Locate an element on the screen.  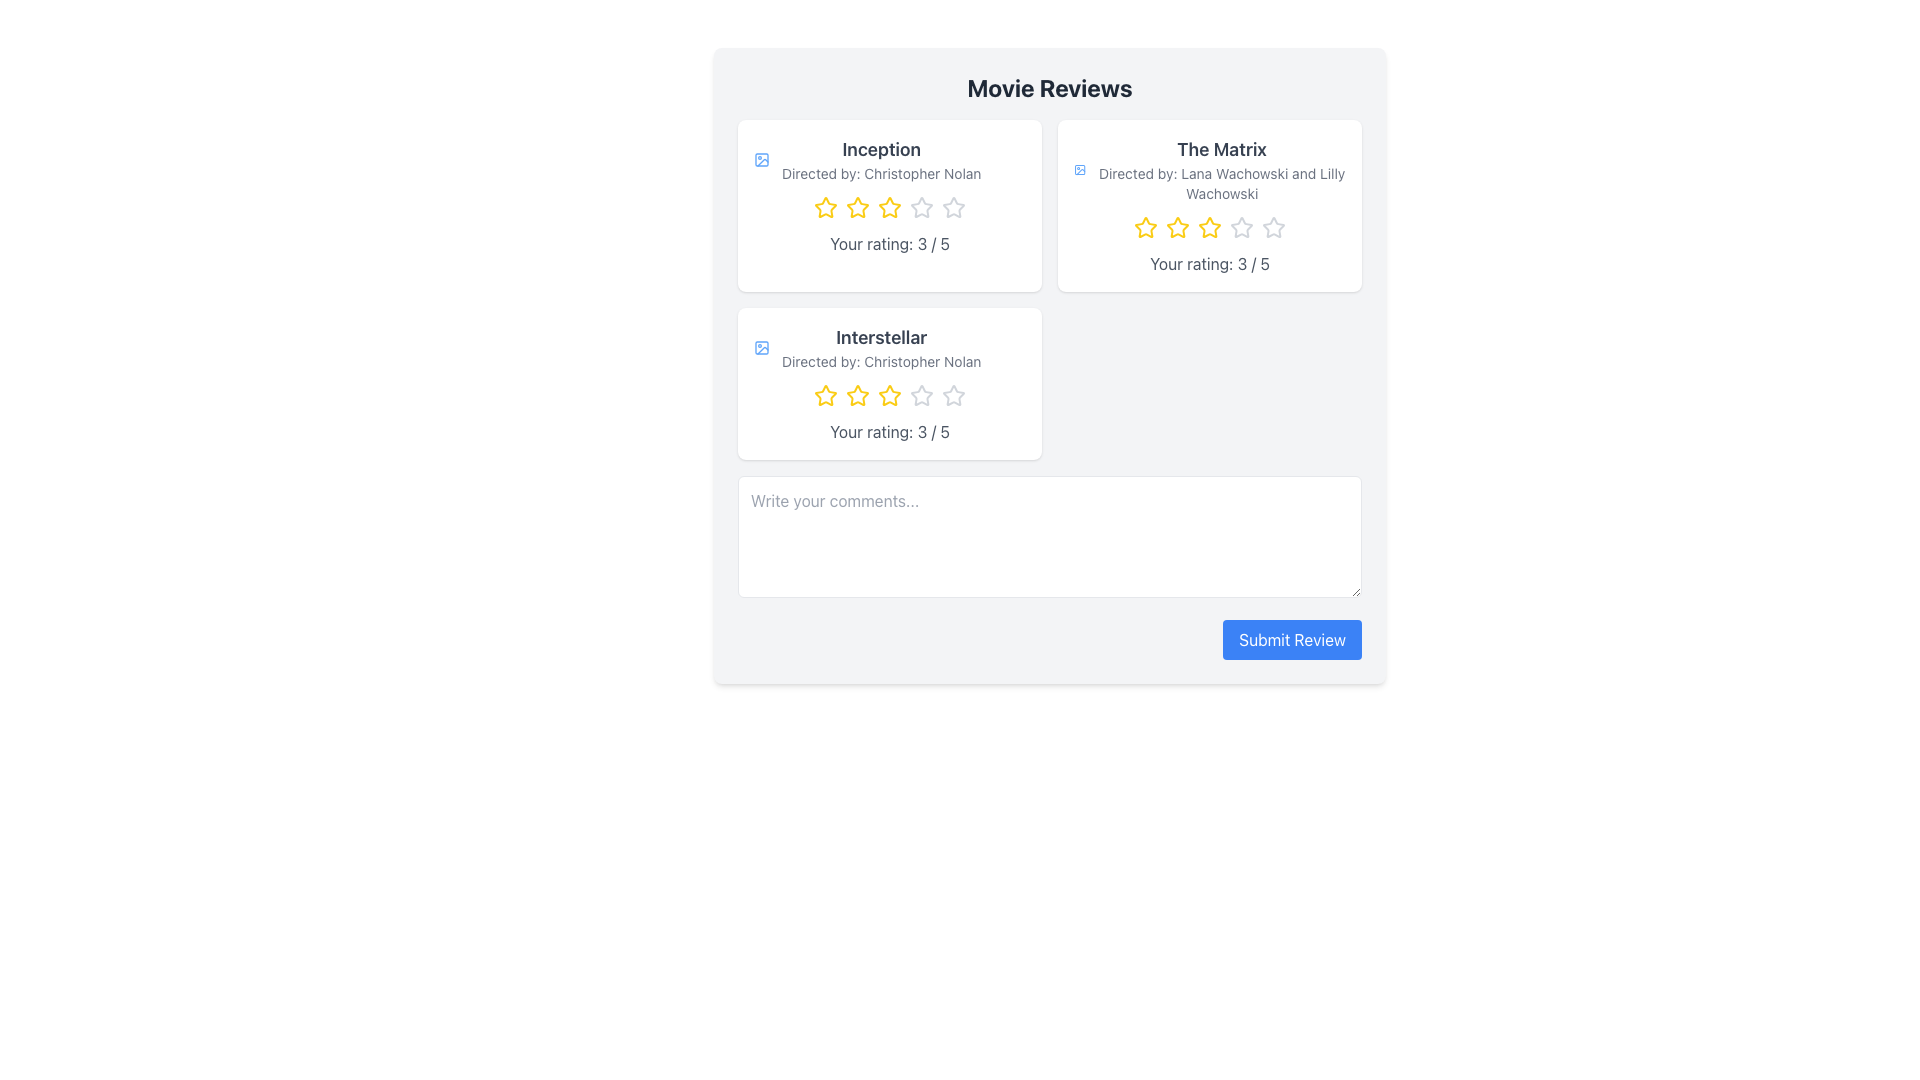
the text block that serves as a descriptive label for the associated movie card, displaying the movie title and director's name, located in the middle card of a three-column layout is located at coordinates (888, 346).